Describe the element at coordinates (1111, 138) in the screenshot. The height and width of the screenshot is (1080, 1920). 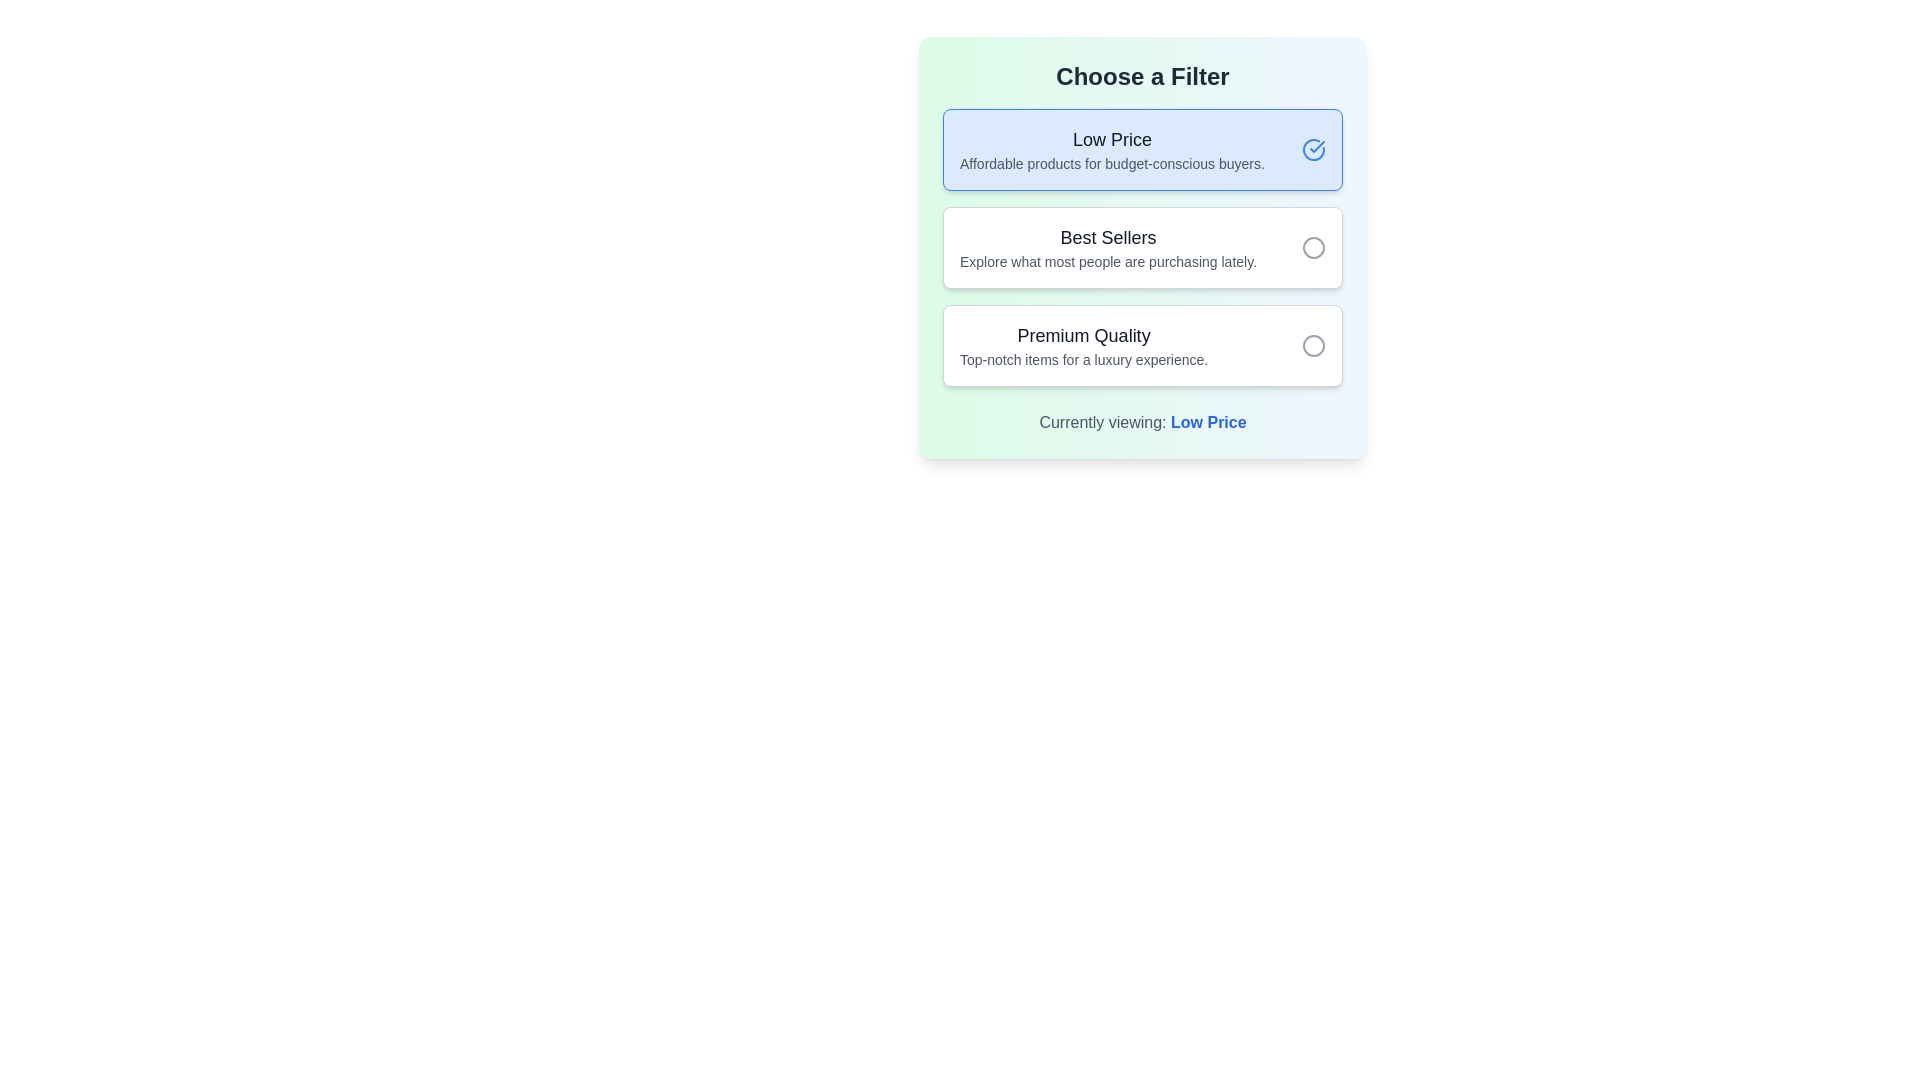
I see `prominent text label 'Low Price' styled in bold and larger font, located near the top of the interface under the header 'Choose a Filter'` at that location.